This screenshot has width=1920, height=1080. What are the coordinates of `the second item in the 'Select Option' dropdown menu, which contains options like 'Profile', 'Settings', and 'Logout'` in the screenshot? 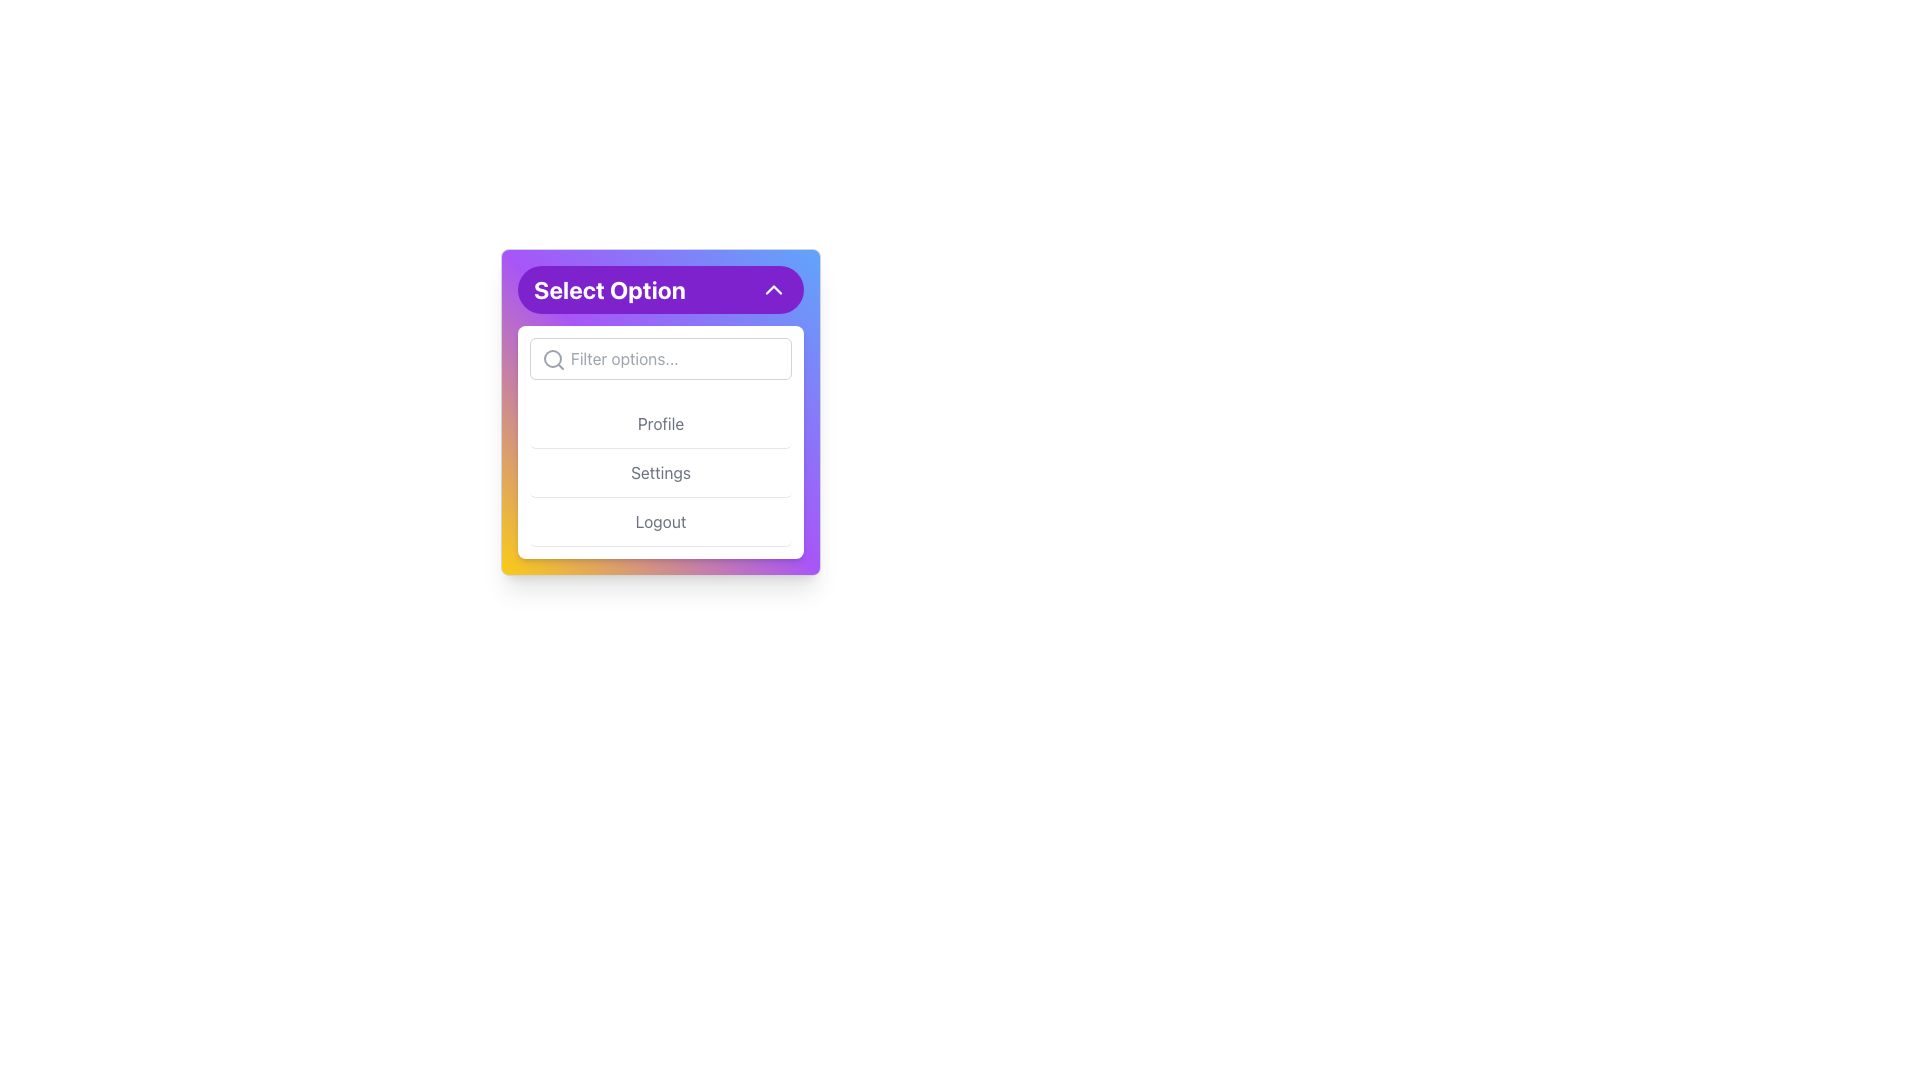 It's located at (661, 441).